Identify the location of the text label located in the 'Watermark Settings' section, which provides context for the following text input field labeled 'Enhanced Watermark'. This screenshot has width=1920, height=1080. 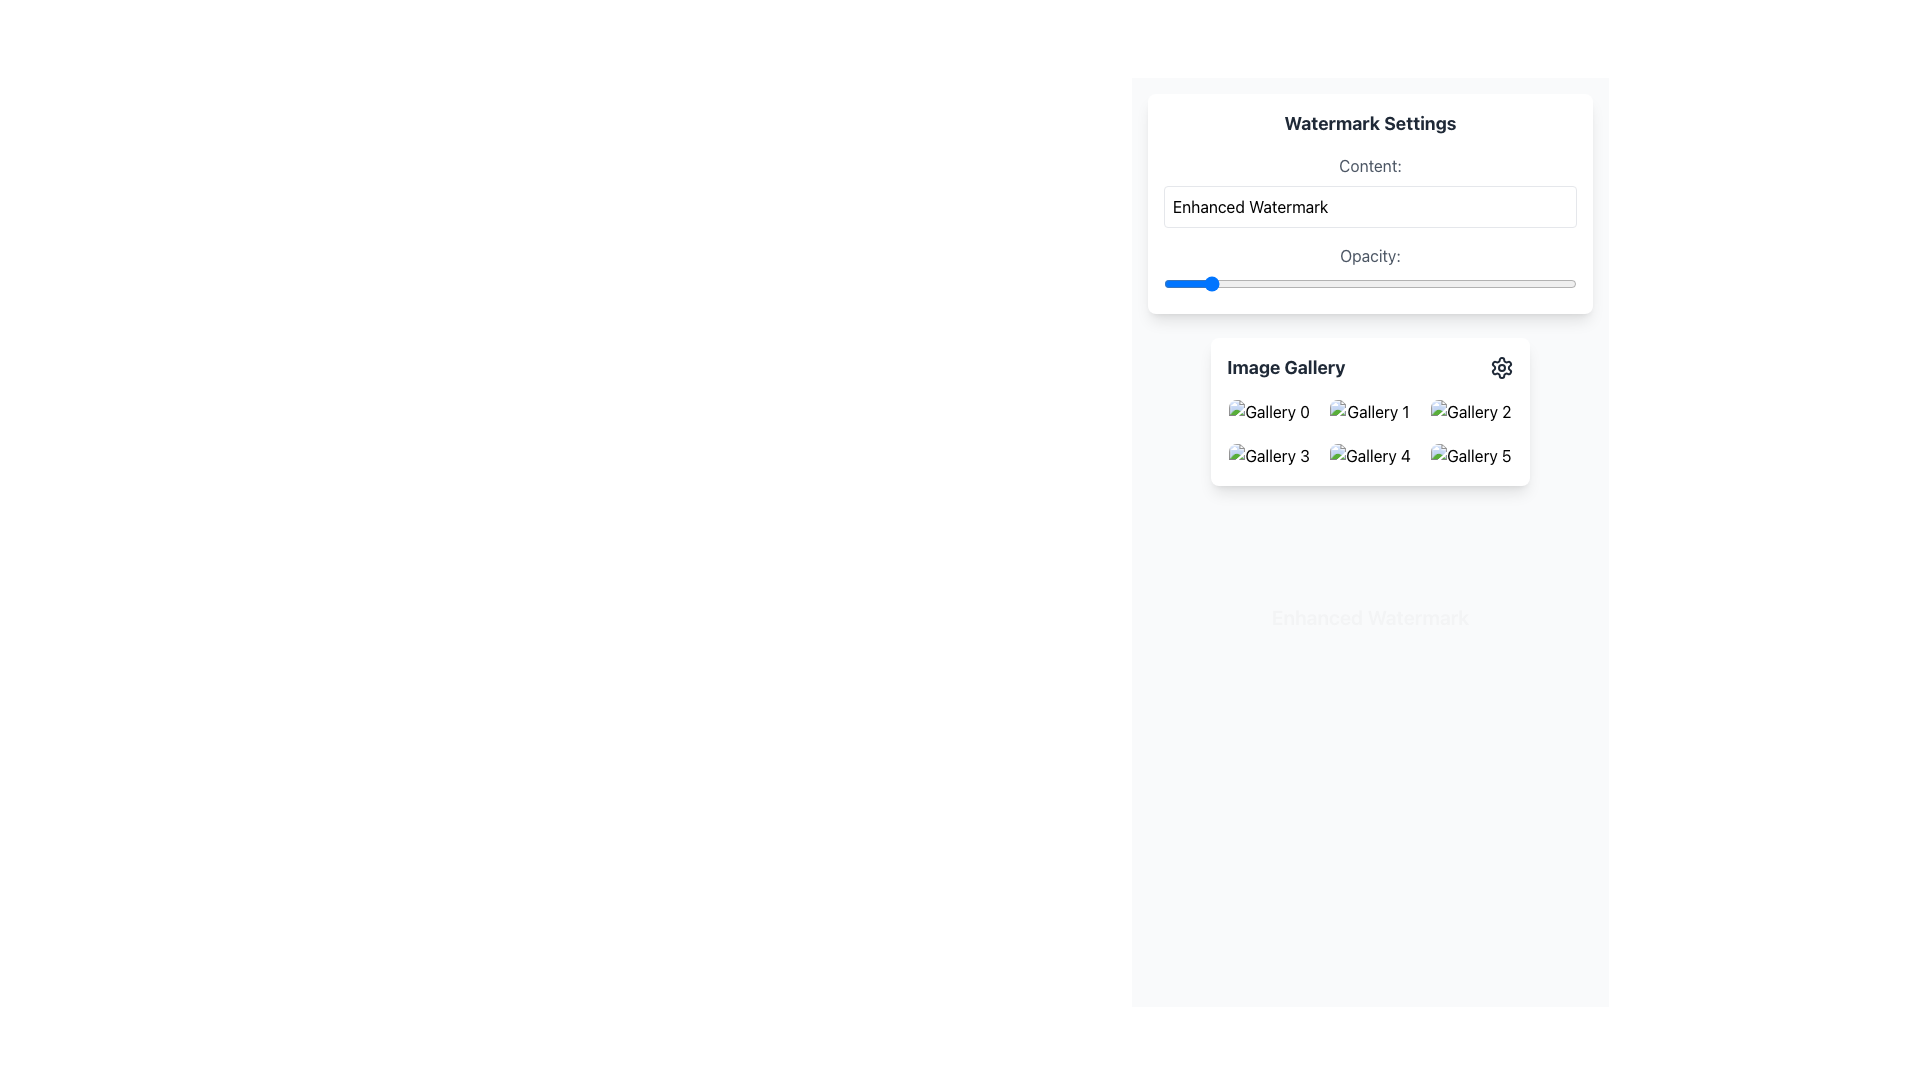
(1369, 164).